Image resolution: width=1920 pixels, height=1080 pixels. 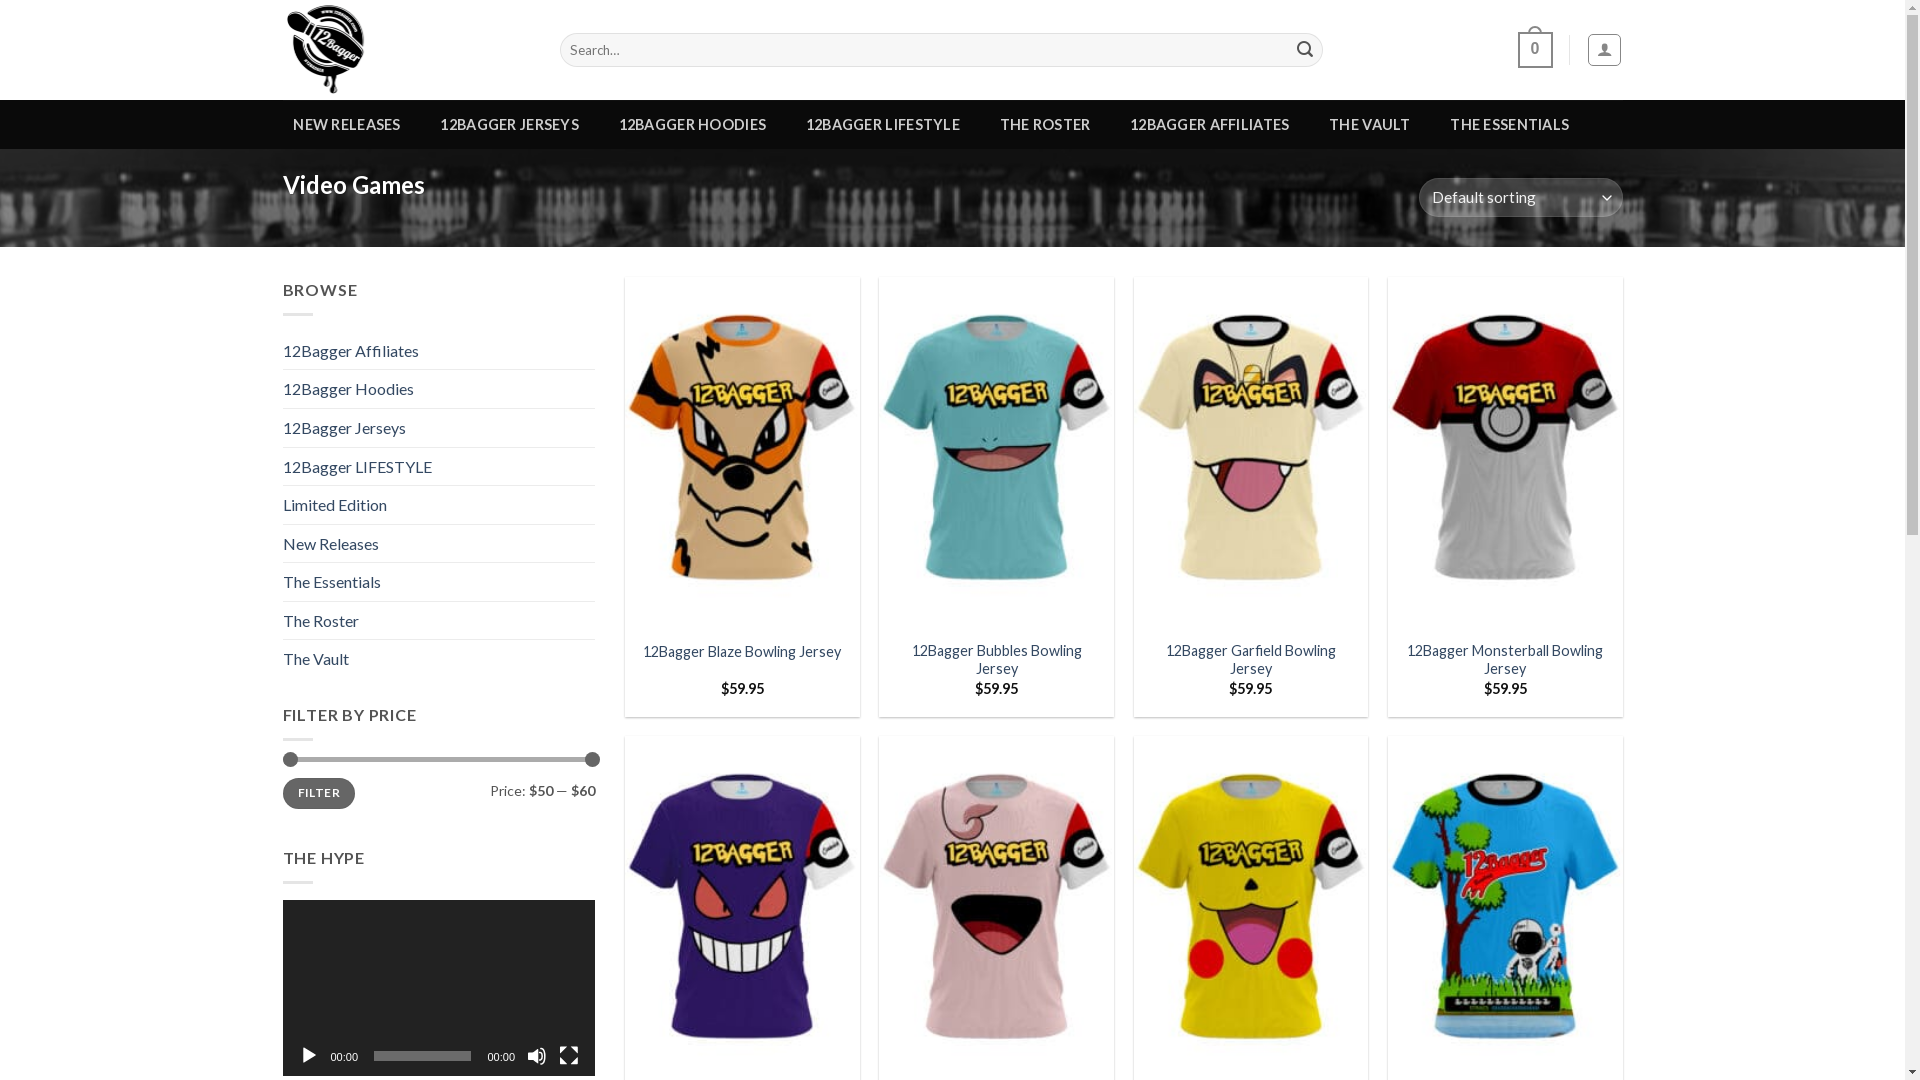 I want to click on '12BAGGER JERSEYS', so click(x=509, y=124).